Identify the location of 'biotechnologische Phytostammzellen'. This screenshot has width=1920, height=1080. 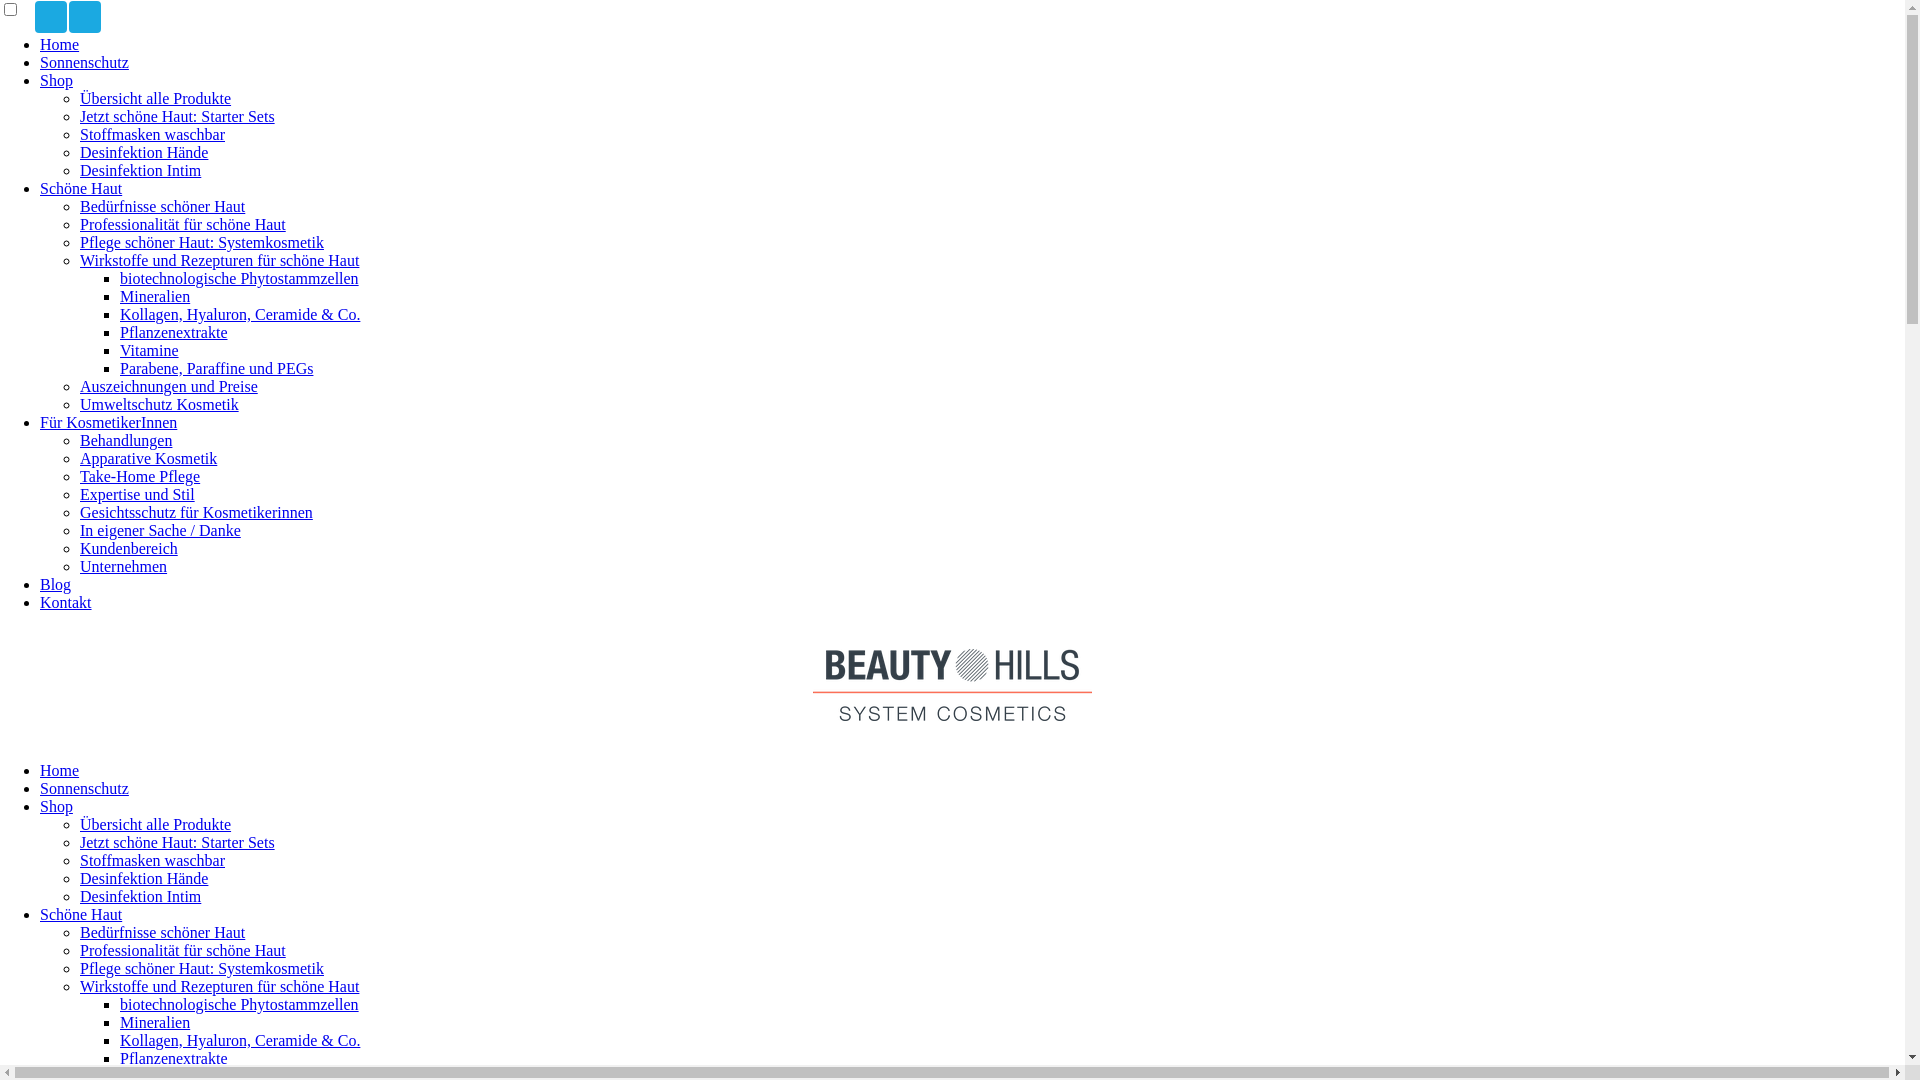
(239, 1004).